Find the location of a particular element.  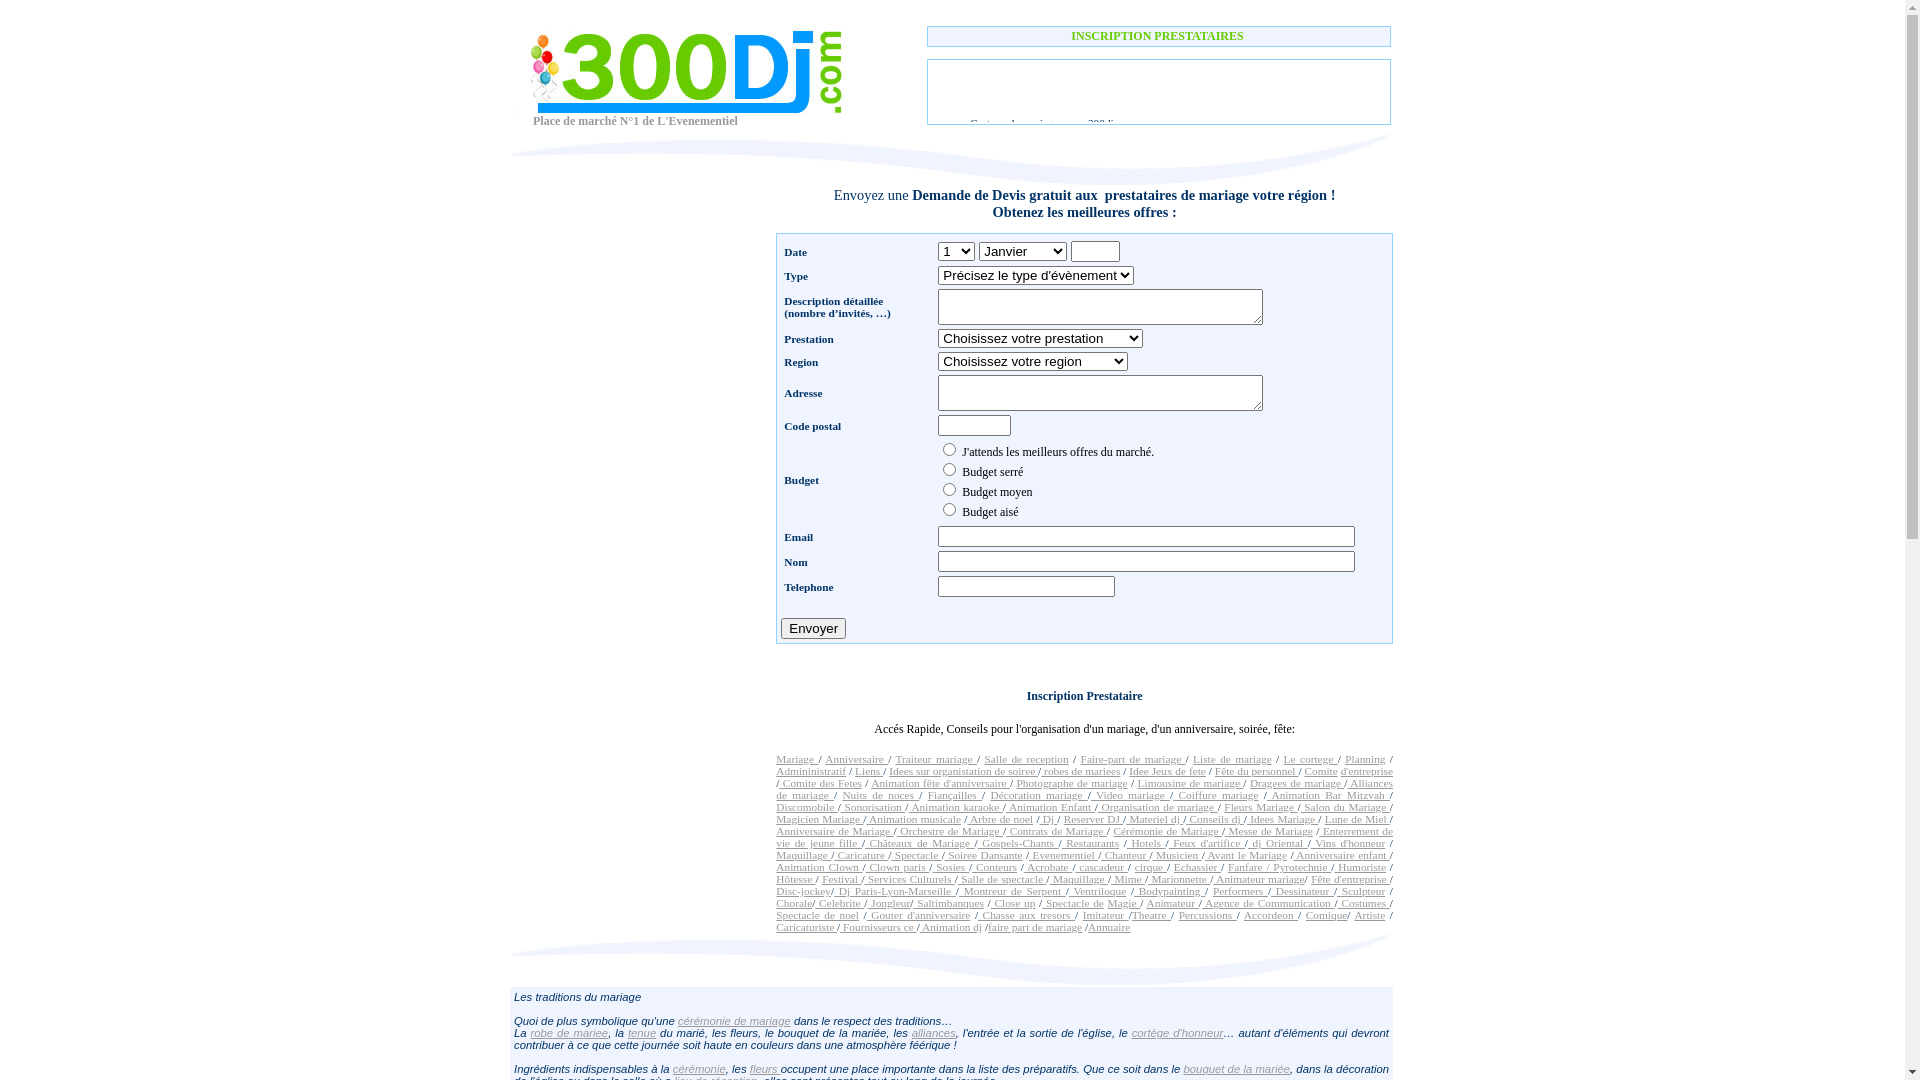

'Services Culturels' is located at coordinates (909, 878).